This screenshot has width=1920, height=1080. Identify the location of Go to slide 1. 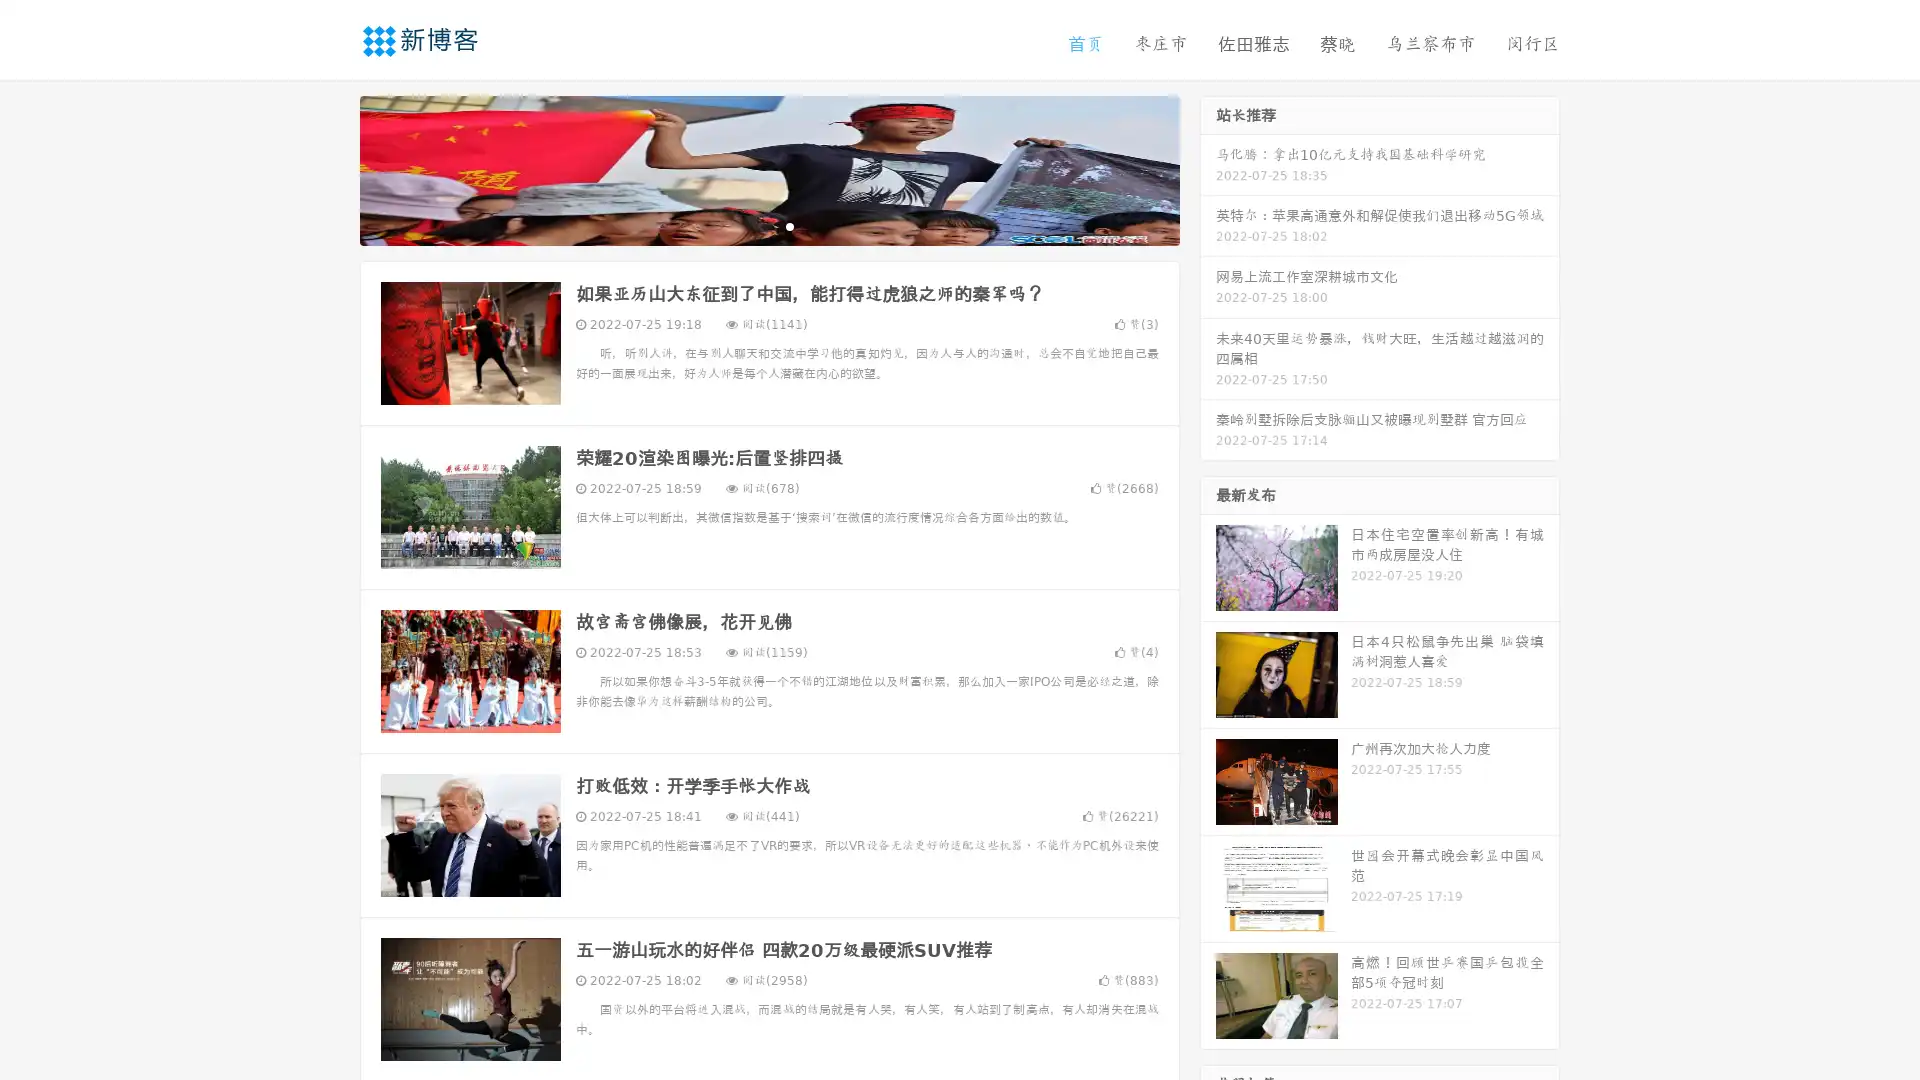
(748, 225).